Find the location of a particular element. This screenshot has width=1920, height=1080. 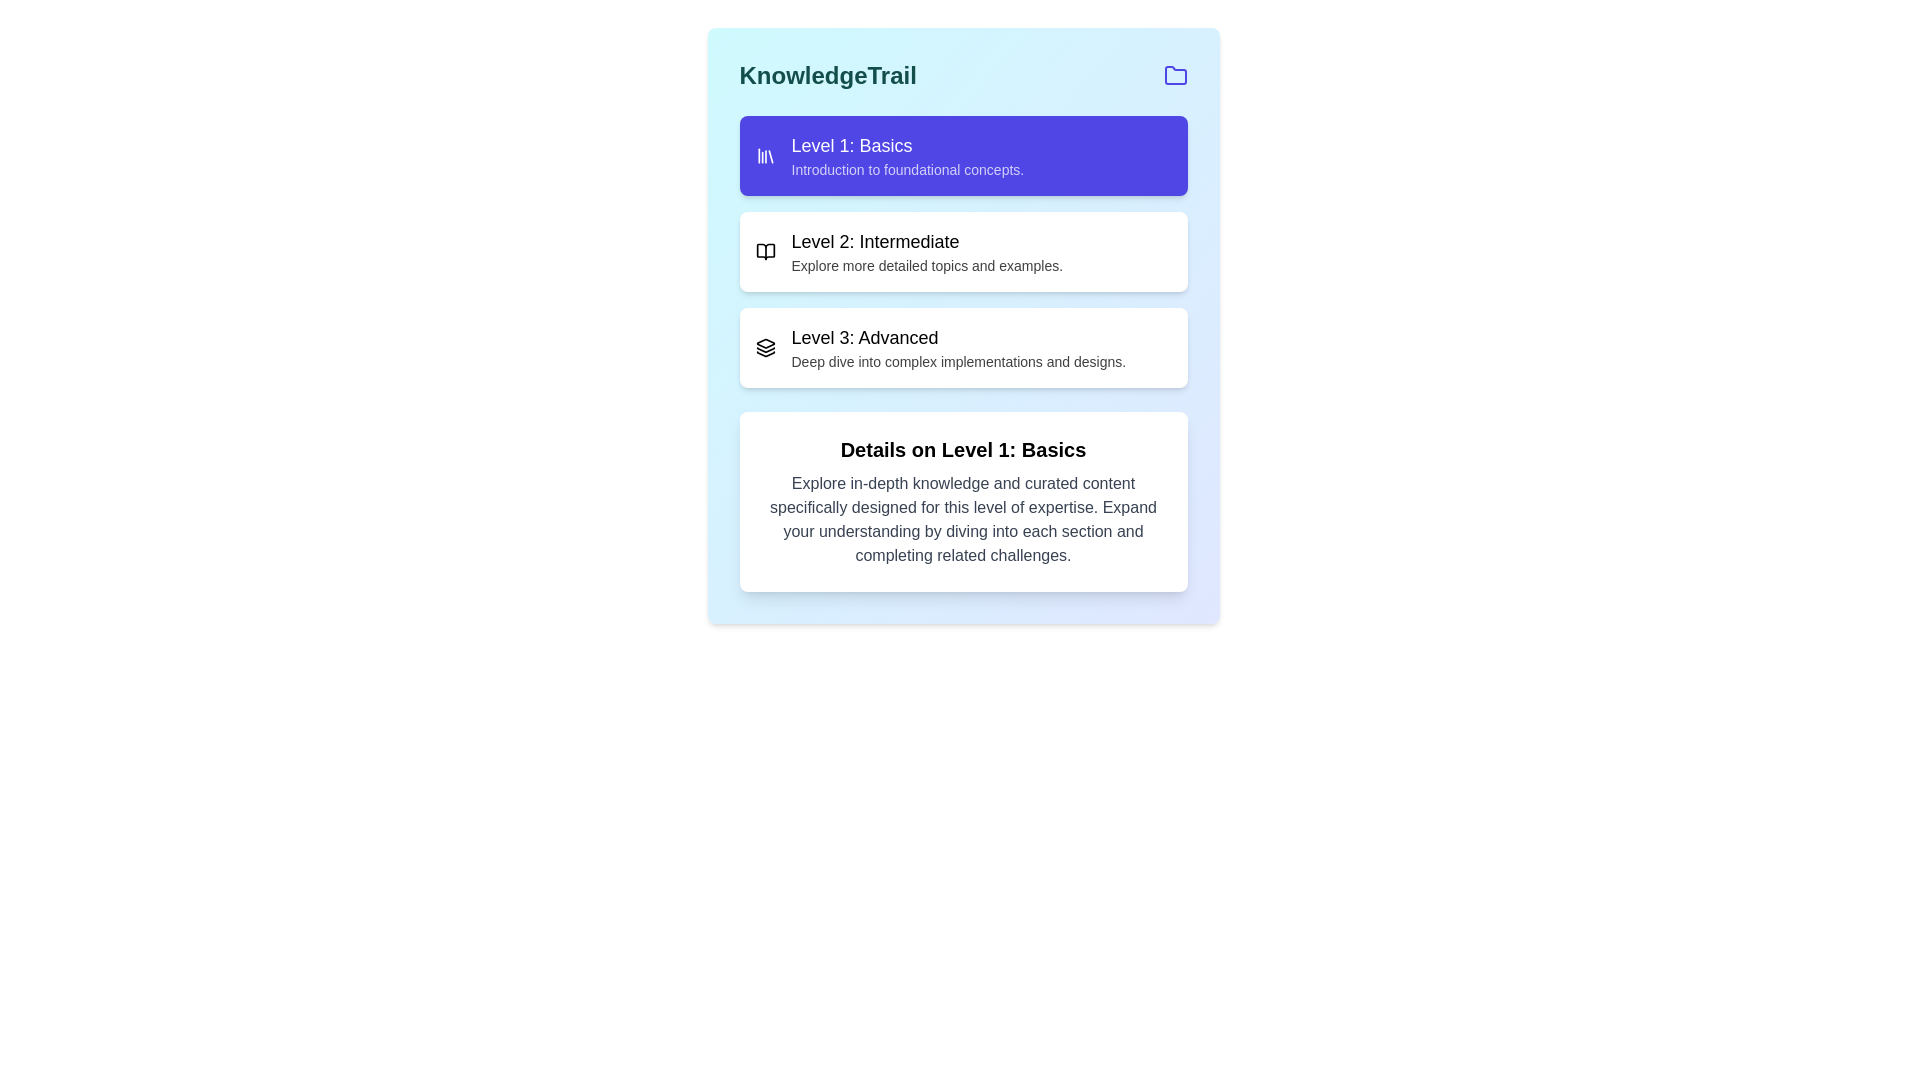

the text block that provides descriptive information about the level of expertise for 'Details on Level 1: Basics' is located at coordinates (963, 519).